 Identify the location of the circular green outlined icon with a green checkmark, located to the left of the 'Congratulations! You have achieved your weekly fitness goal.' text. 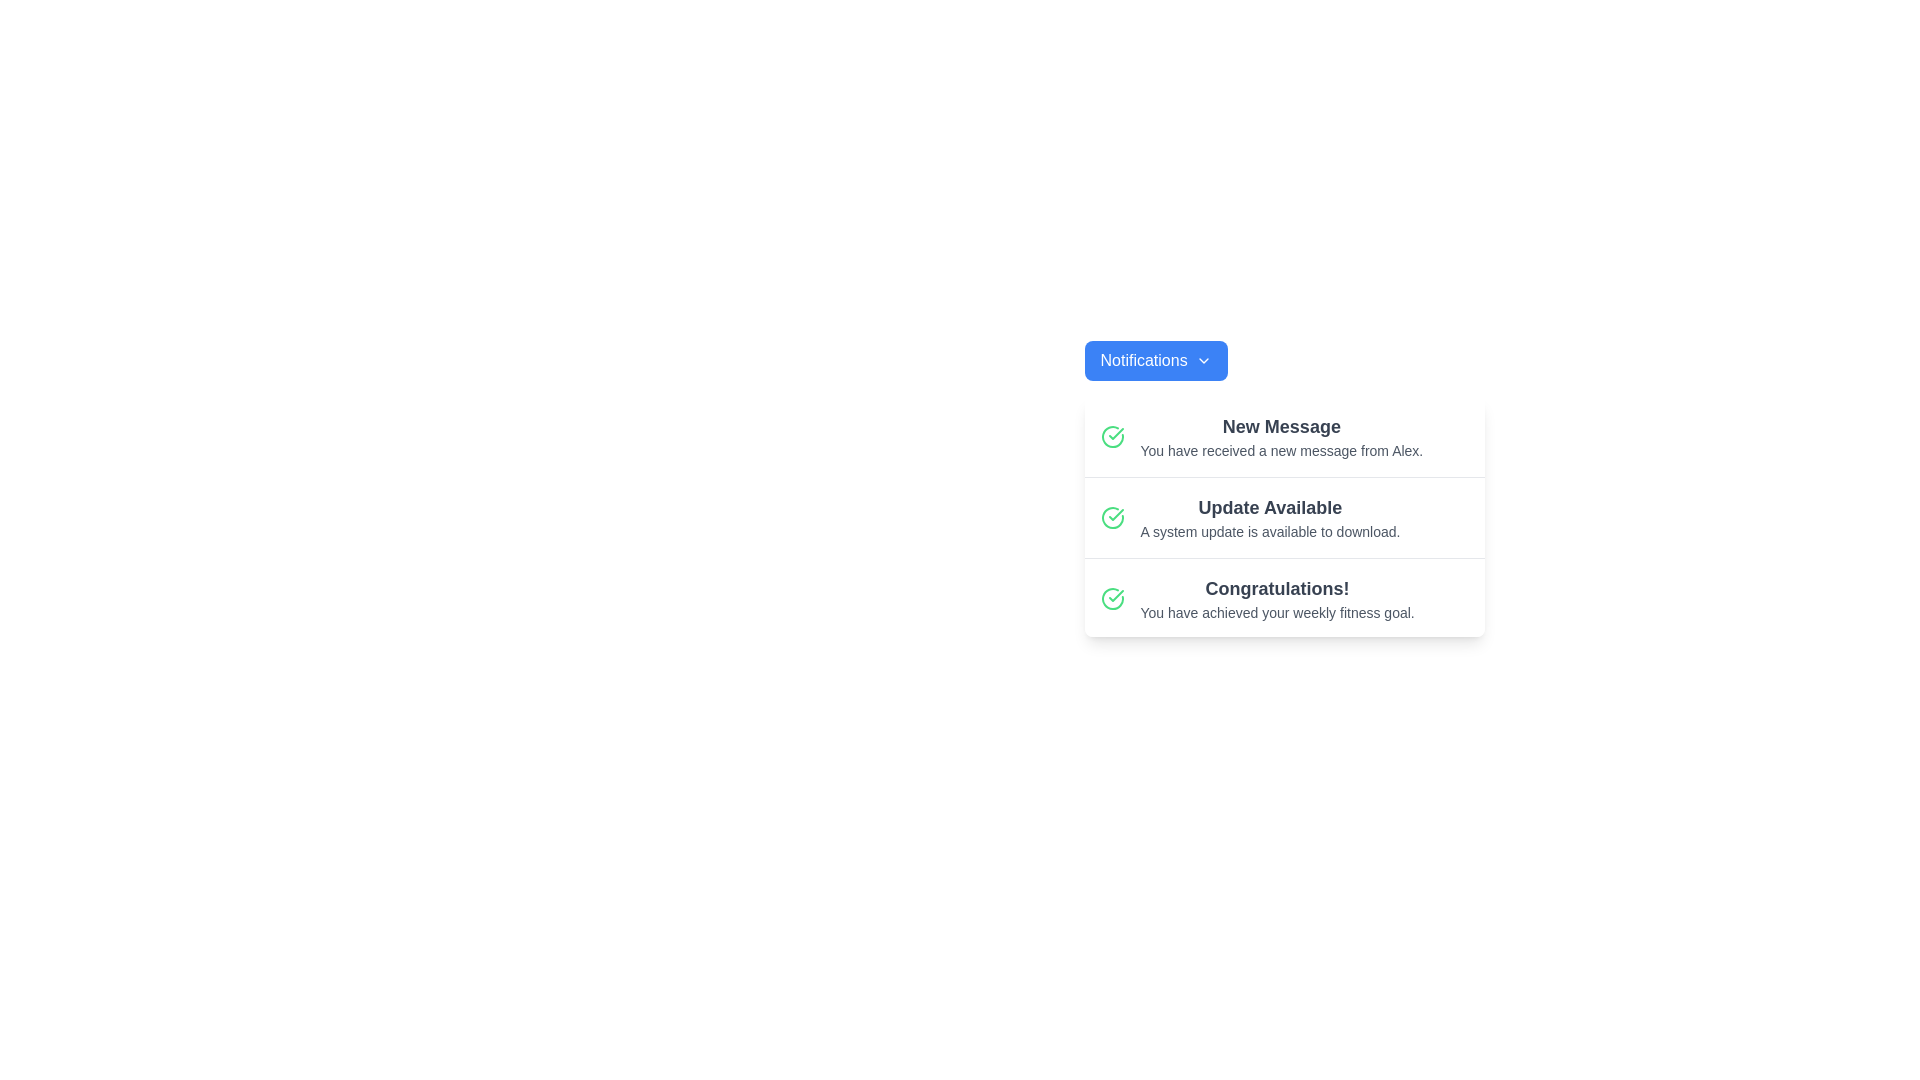
(1111, 597).